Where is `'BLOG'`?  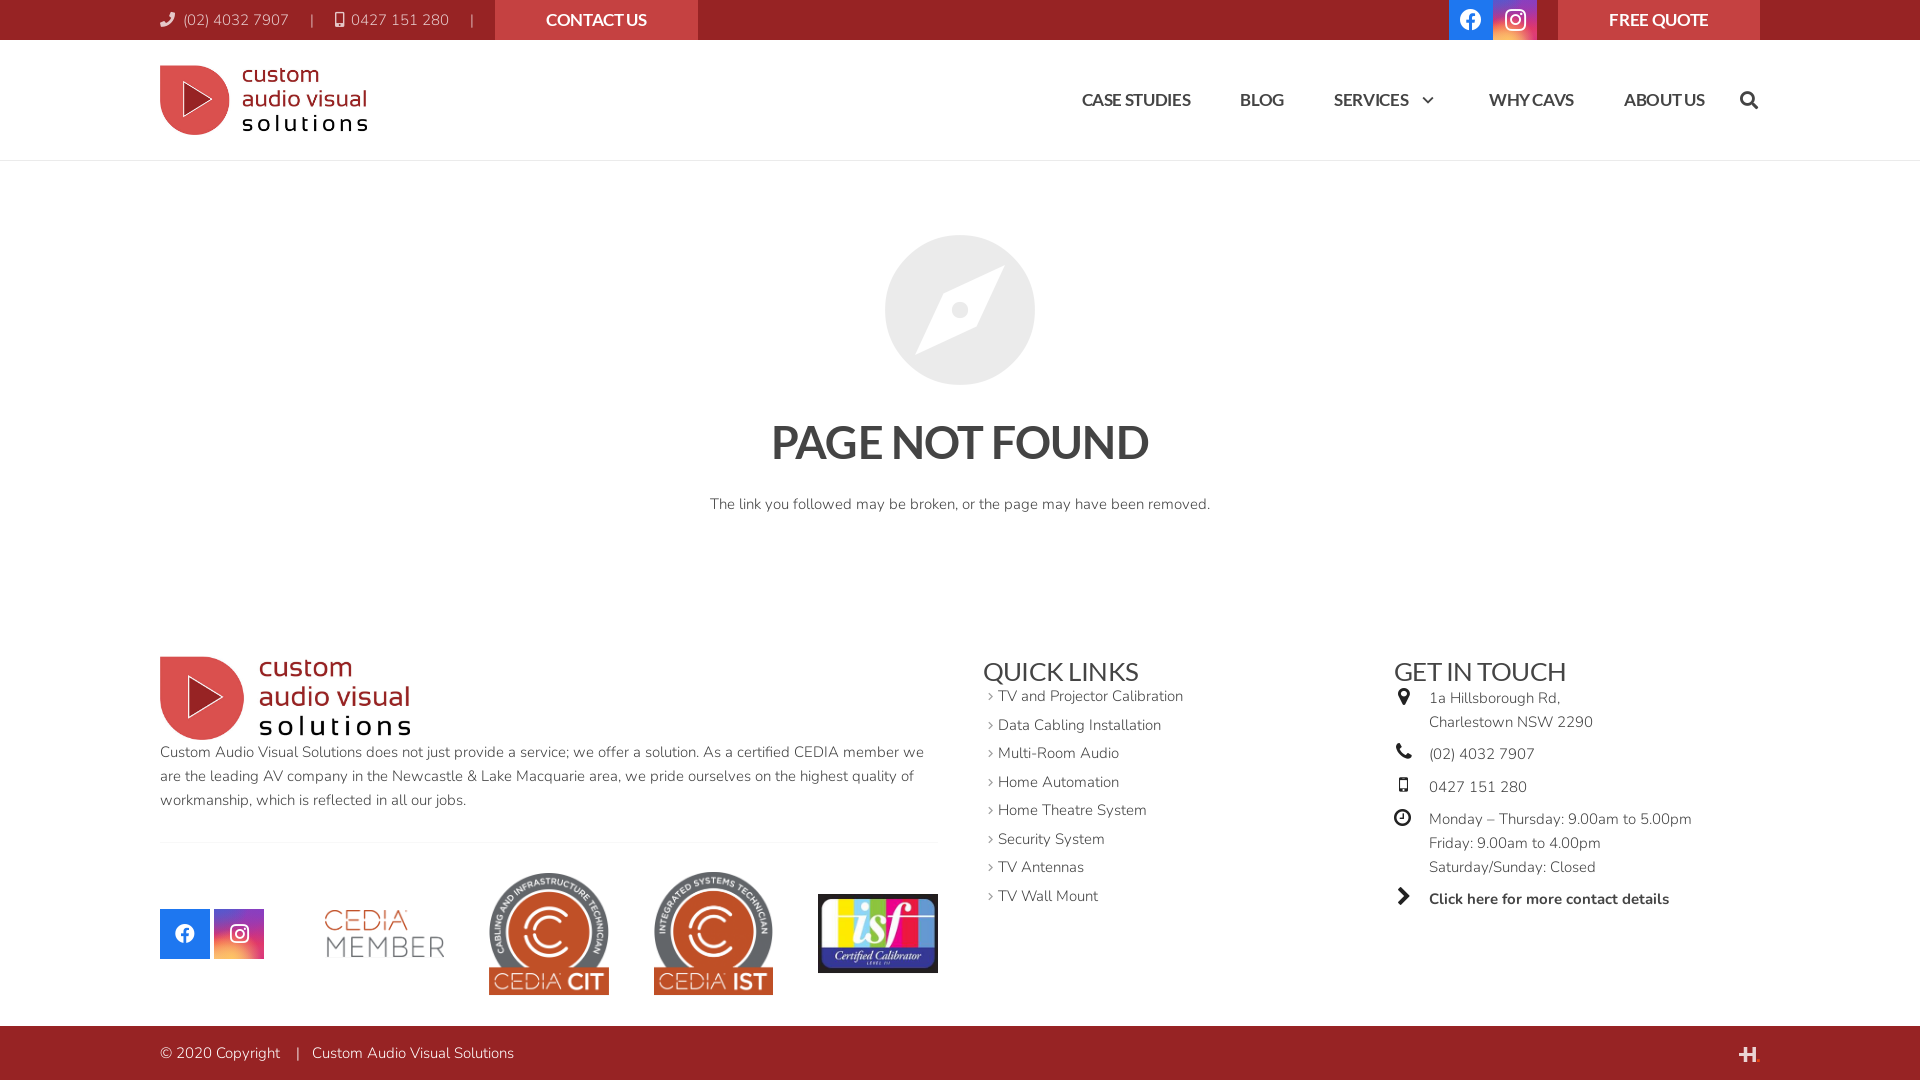
'BLOG' is located at coordinates (1261, 100).